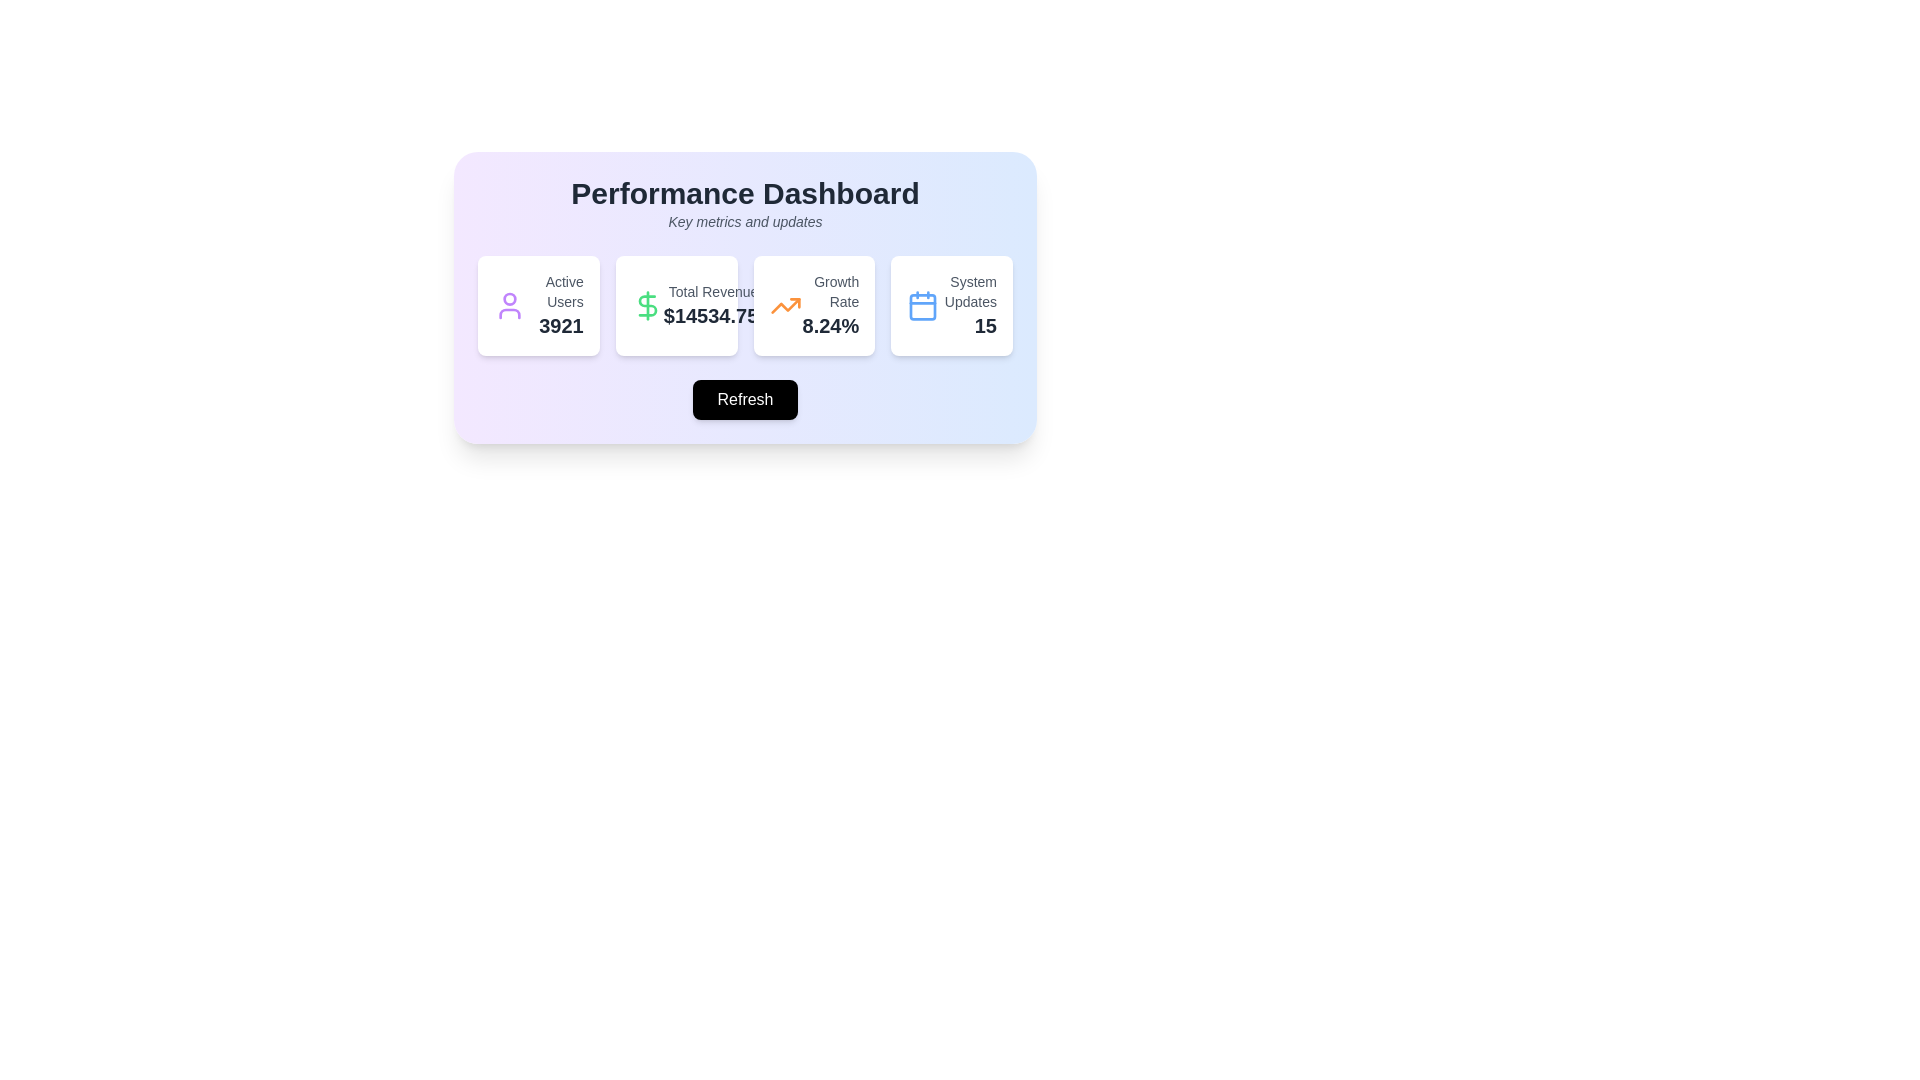 The image size is (1920, 1080). What do you see at coordinates (509, 313) in the screenshot?
I see `the decorative icon component representing the lower part of the user icon in the dashboard interface` at bounding box center [509, 313].